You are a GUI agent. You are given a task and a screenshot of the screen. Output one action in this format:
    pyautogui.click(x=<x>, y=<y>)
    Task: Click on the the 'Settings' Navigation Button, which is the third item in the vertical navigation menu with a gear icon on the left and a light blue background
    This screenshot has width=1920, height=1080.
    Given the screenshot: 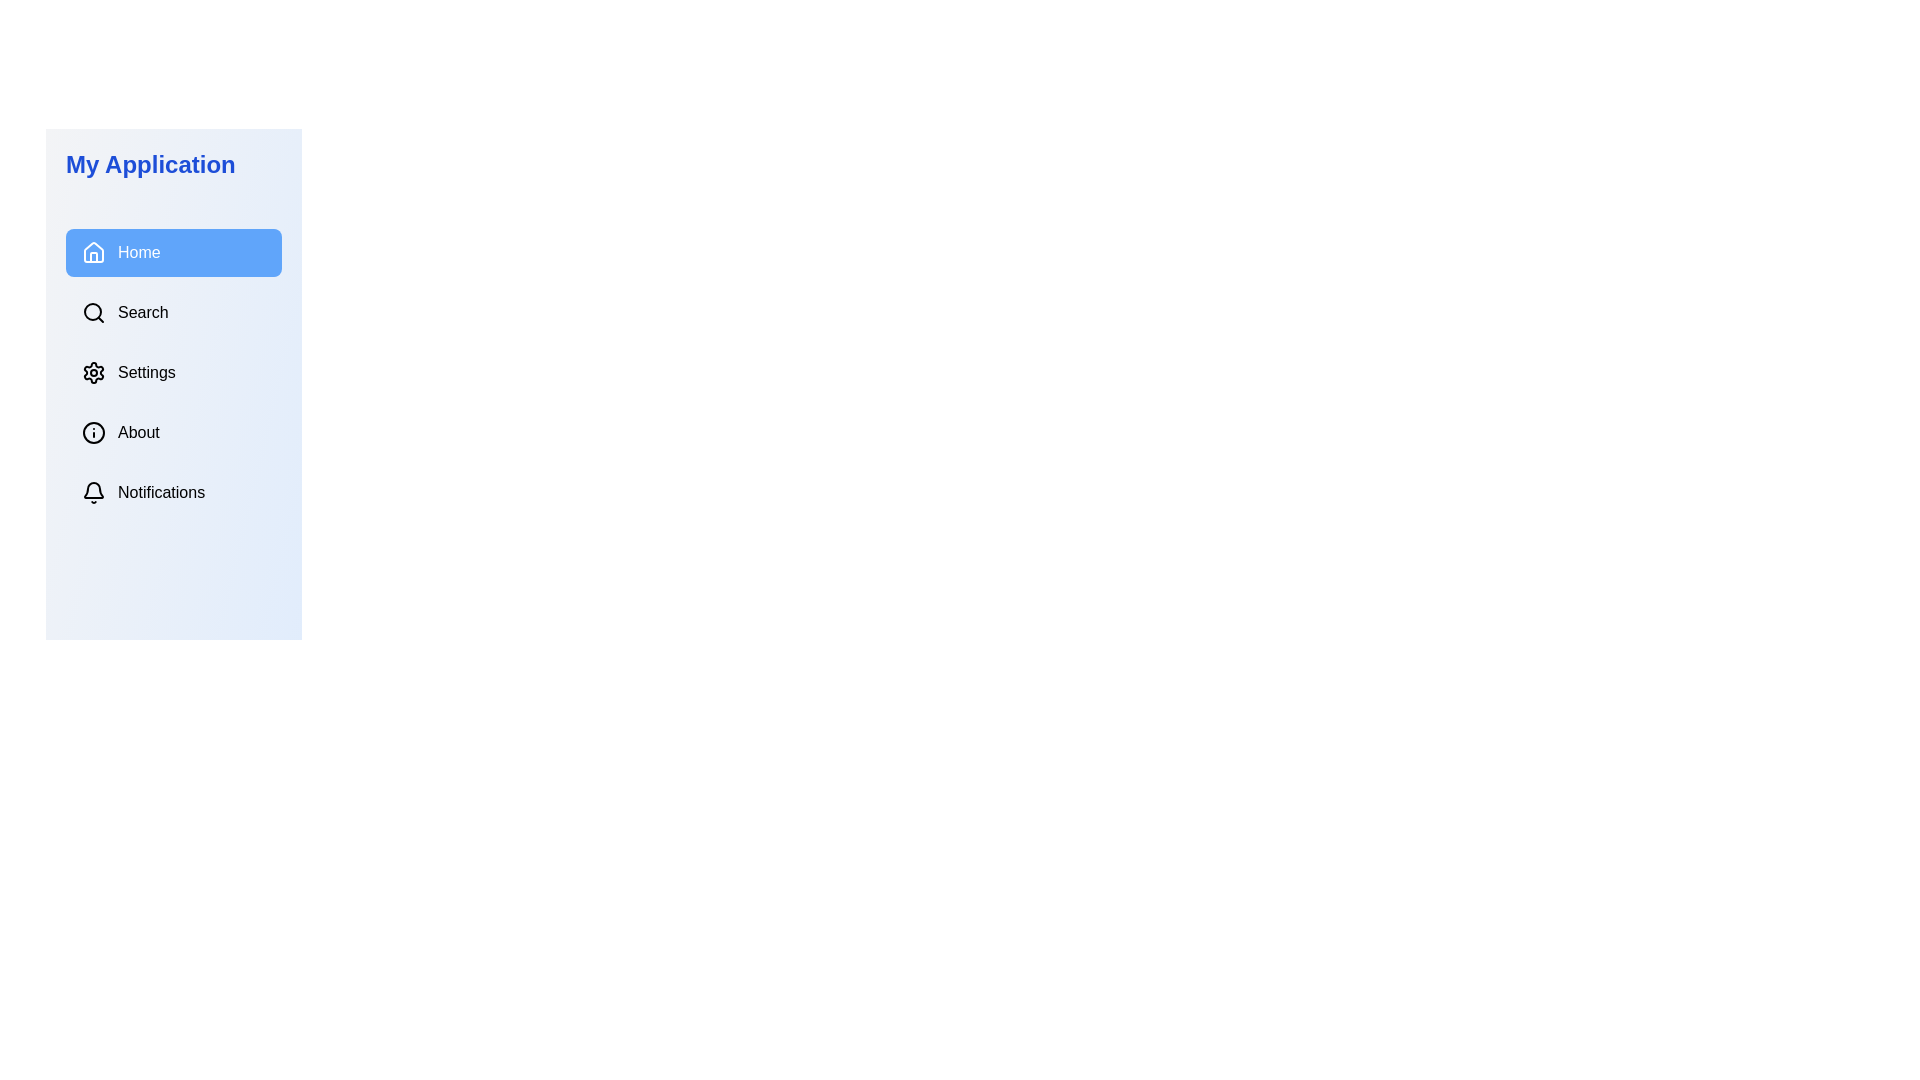 What is the action you would take?
    pyautogui.click(x=173, y=373)
    